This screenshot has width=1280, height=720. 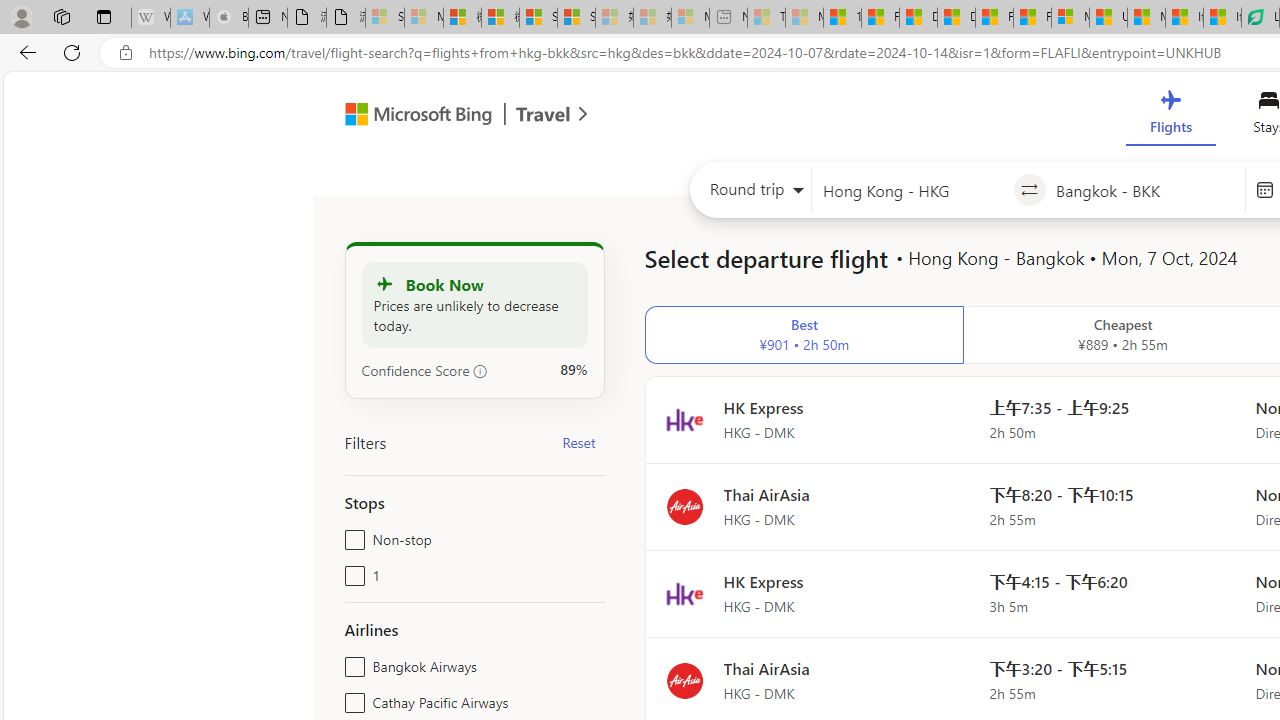 What do you see at coordinates (409, 117) in the screenshot?
I see `'Microsoft Bing'` at bounding box center [409, 117].